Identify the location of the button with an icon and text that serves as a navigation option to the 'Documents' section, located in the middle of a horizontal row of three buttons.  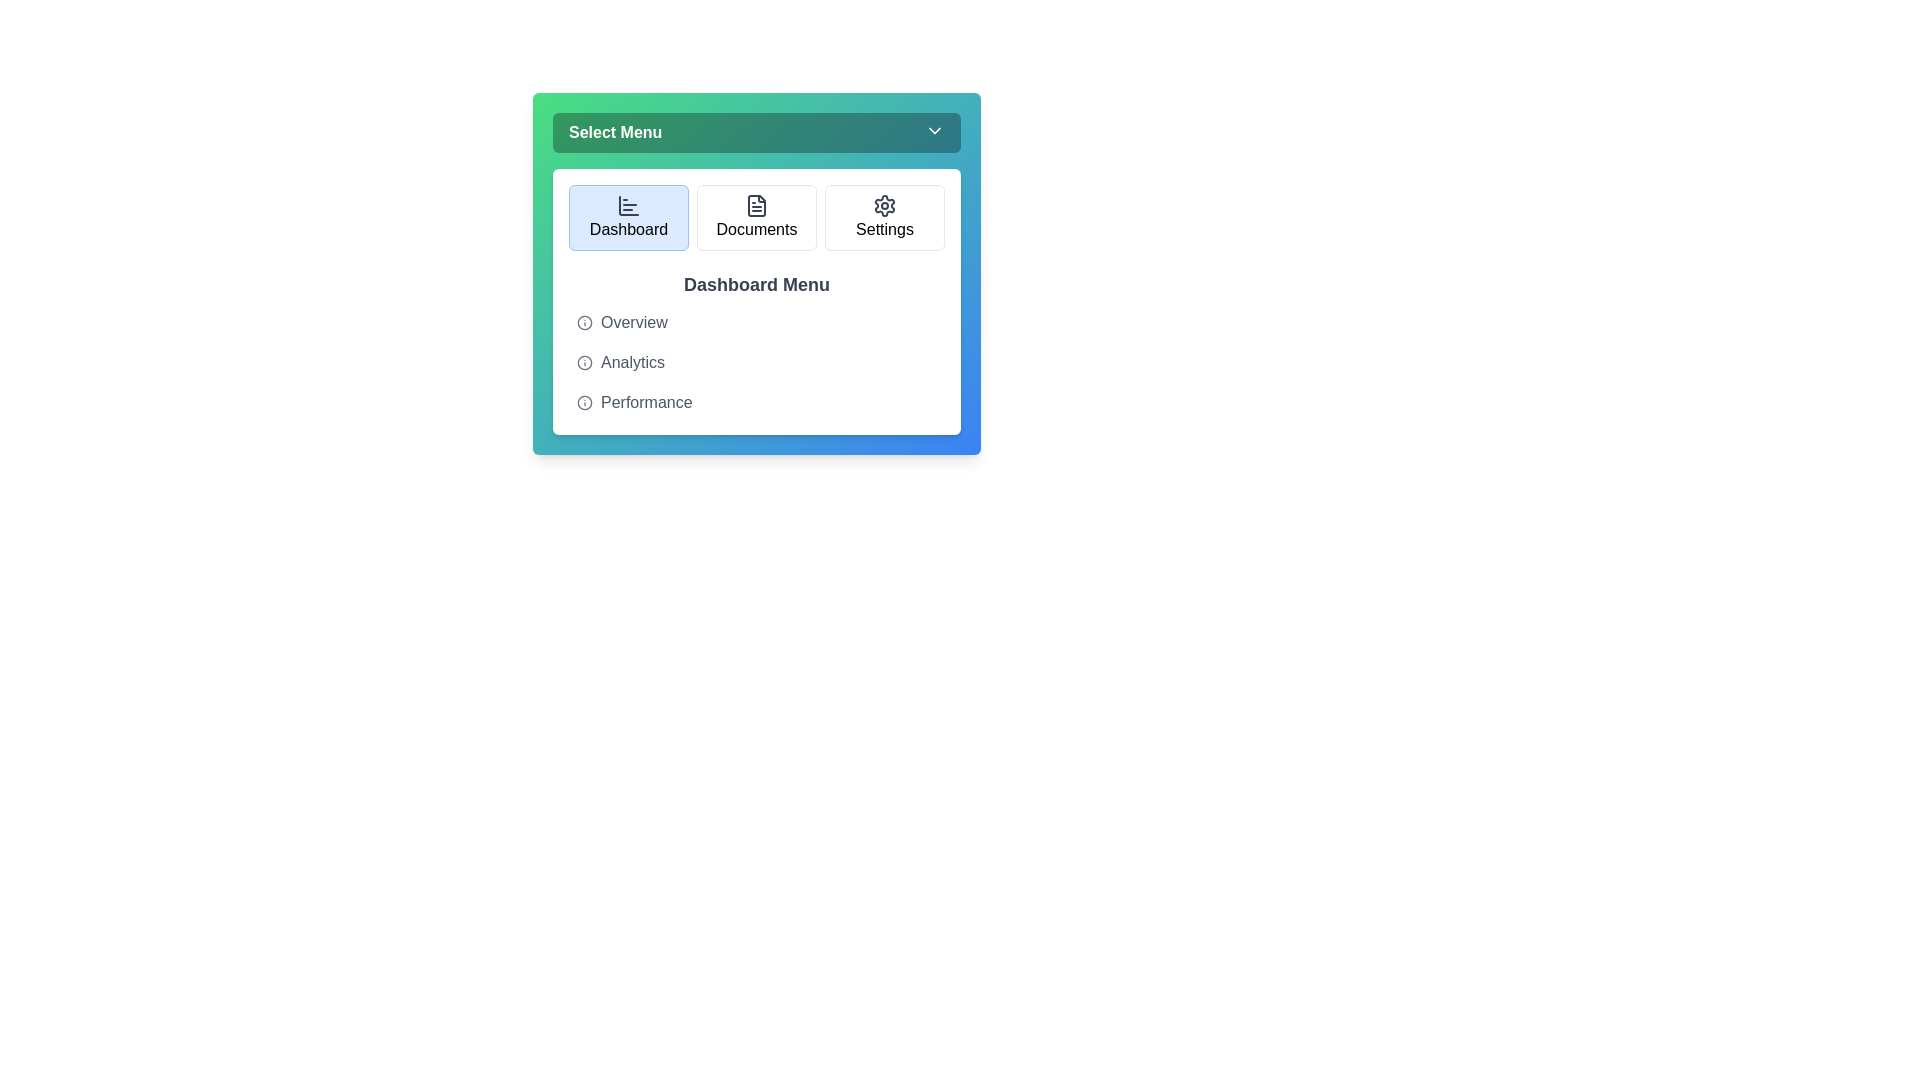
(756, 218).